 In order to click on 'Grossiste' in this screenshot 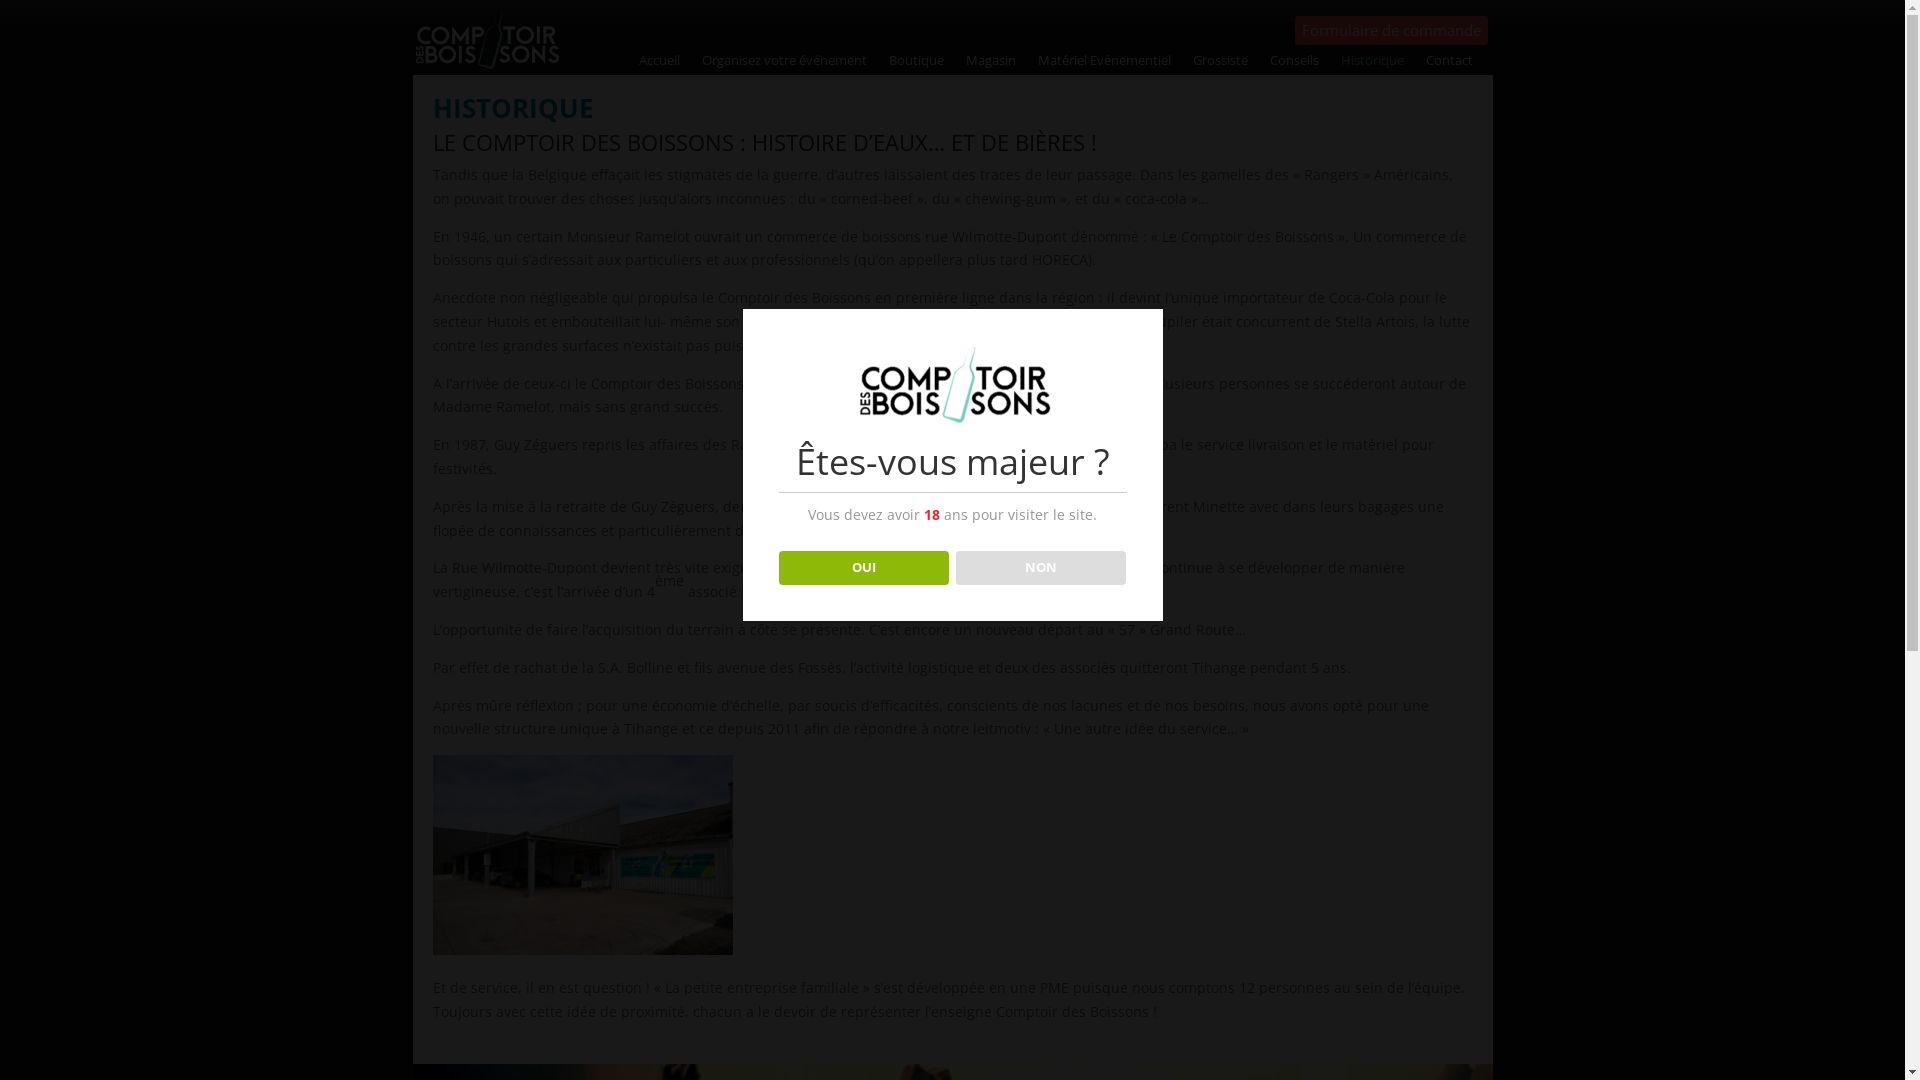, I will do `click(1193, 63)`.